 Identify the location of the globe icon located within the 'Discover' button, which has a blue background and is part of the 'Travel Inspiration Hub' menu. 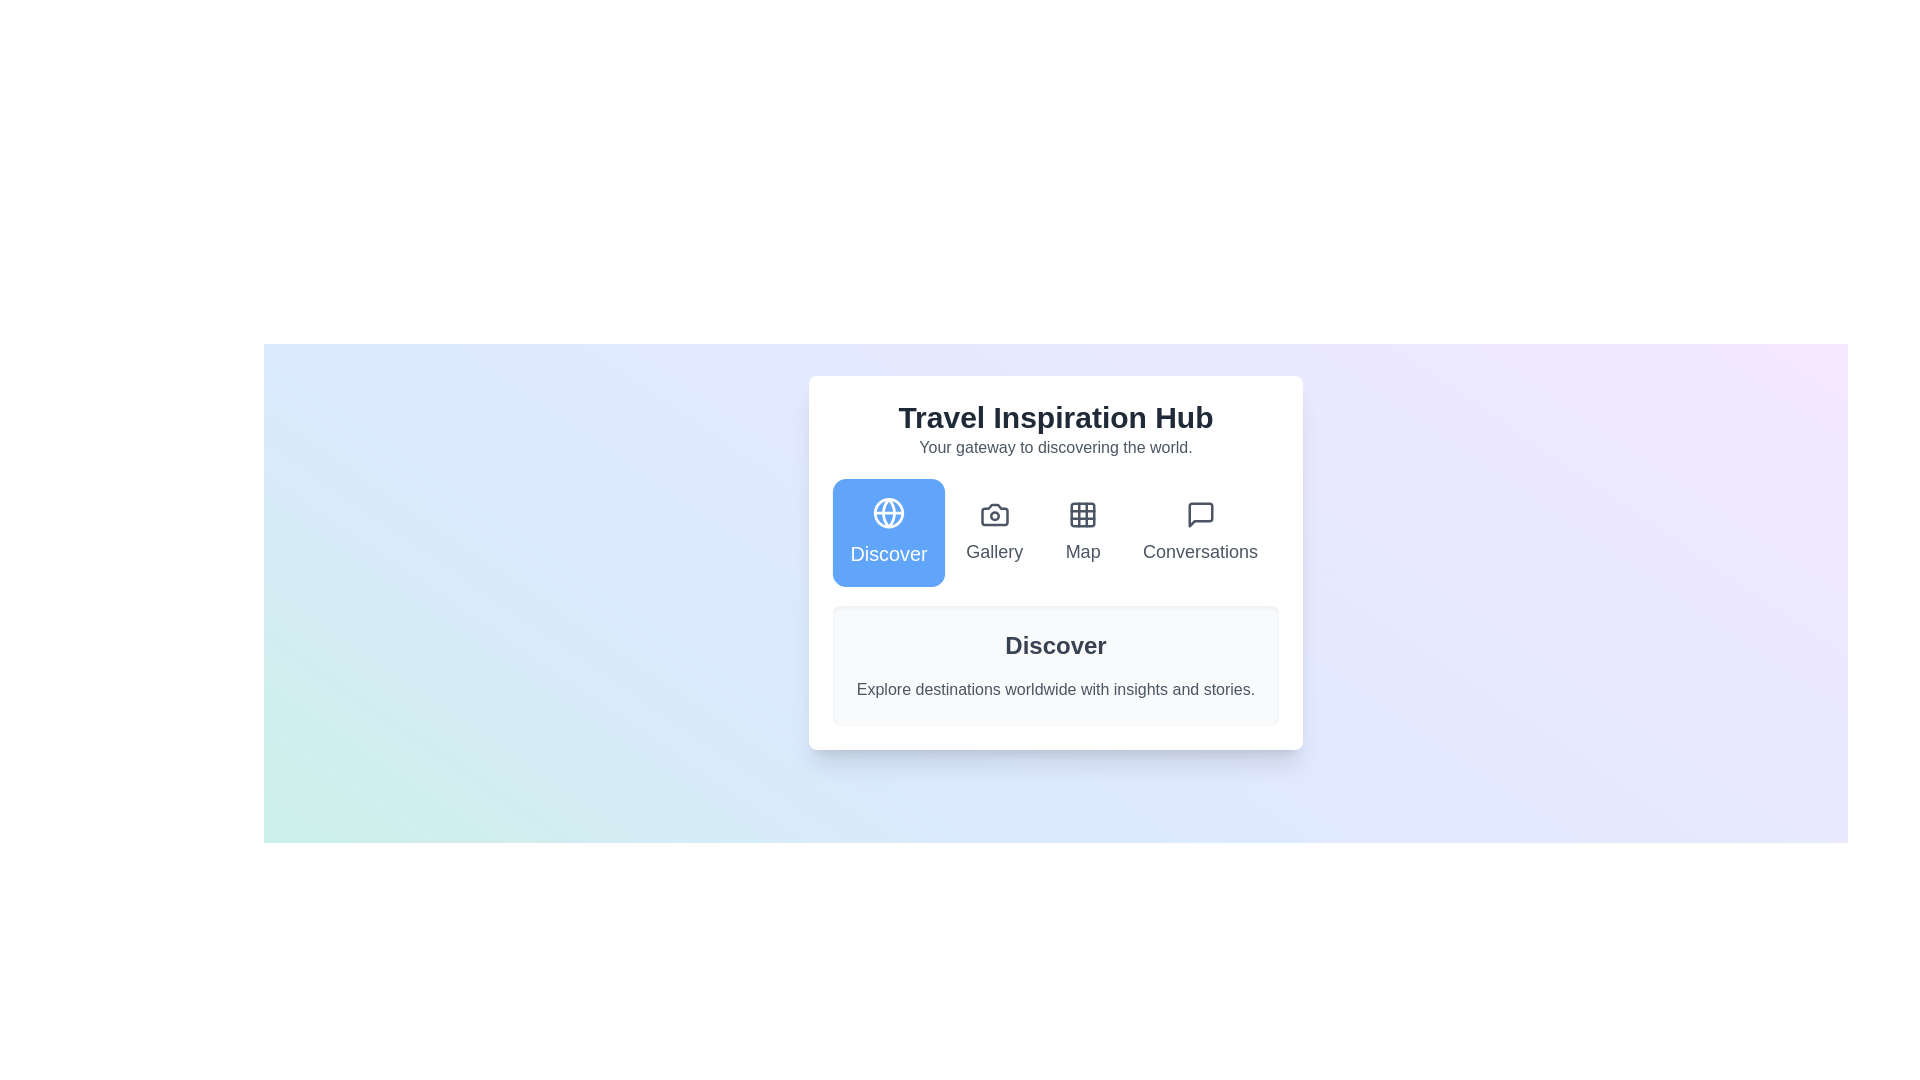
(887, 512).